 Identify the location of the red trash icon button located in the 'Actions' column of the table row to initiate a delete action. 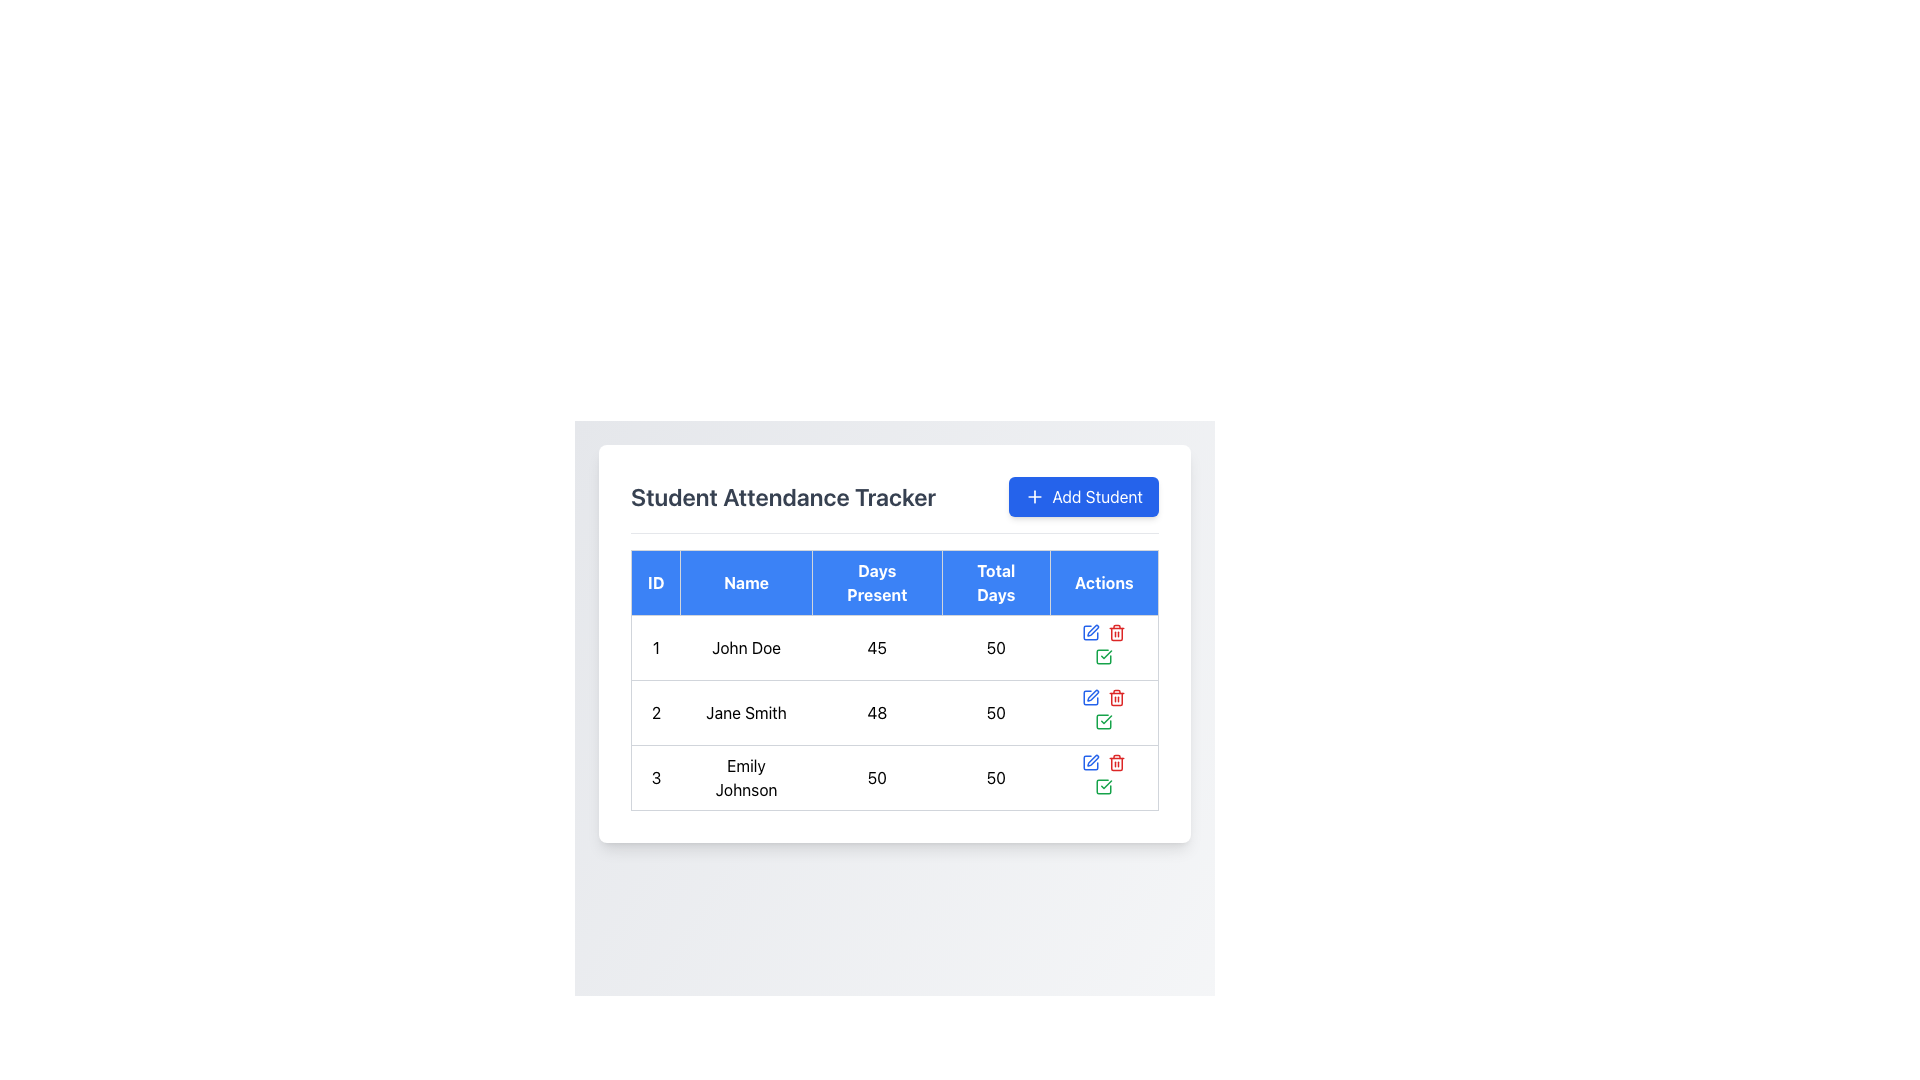
(1116, 632).